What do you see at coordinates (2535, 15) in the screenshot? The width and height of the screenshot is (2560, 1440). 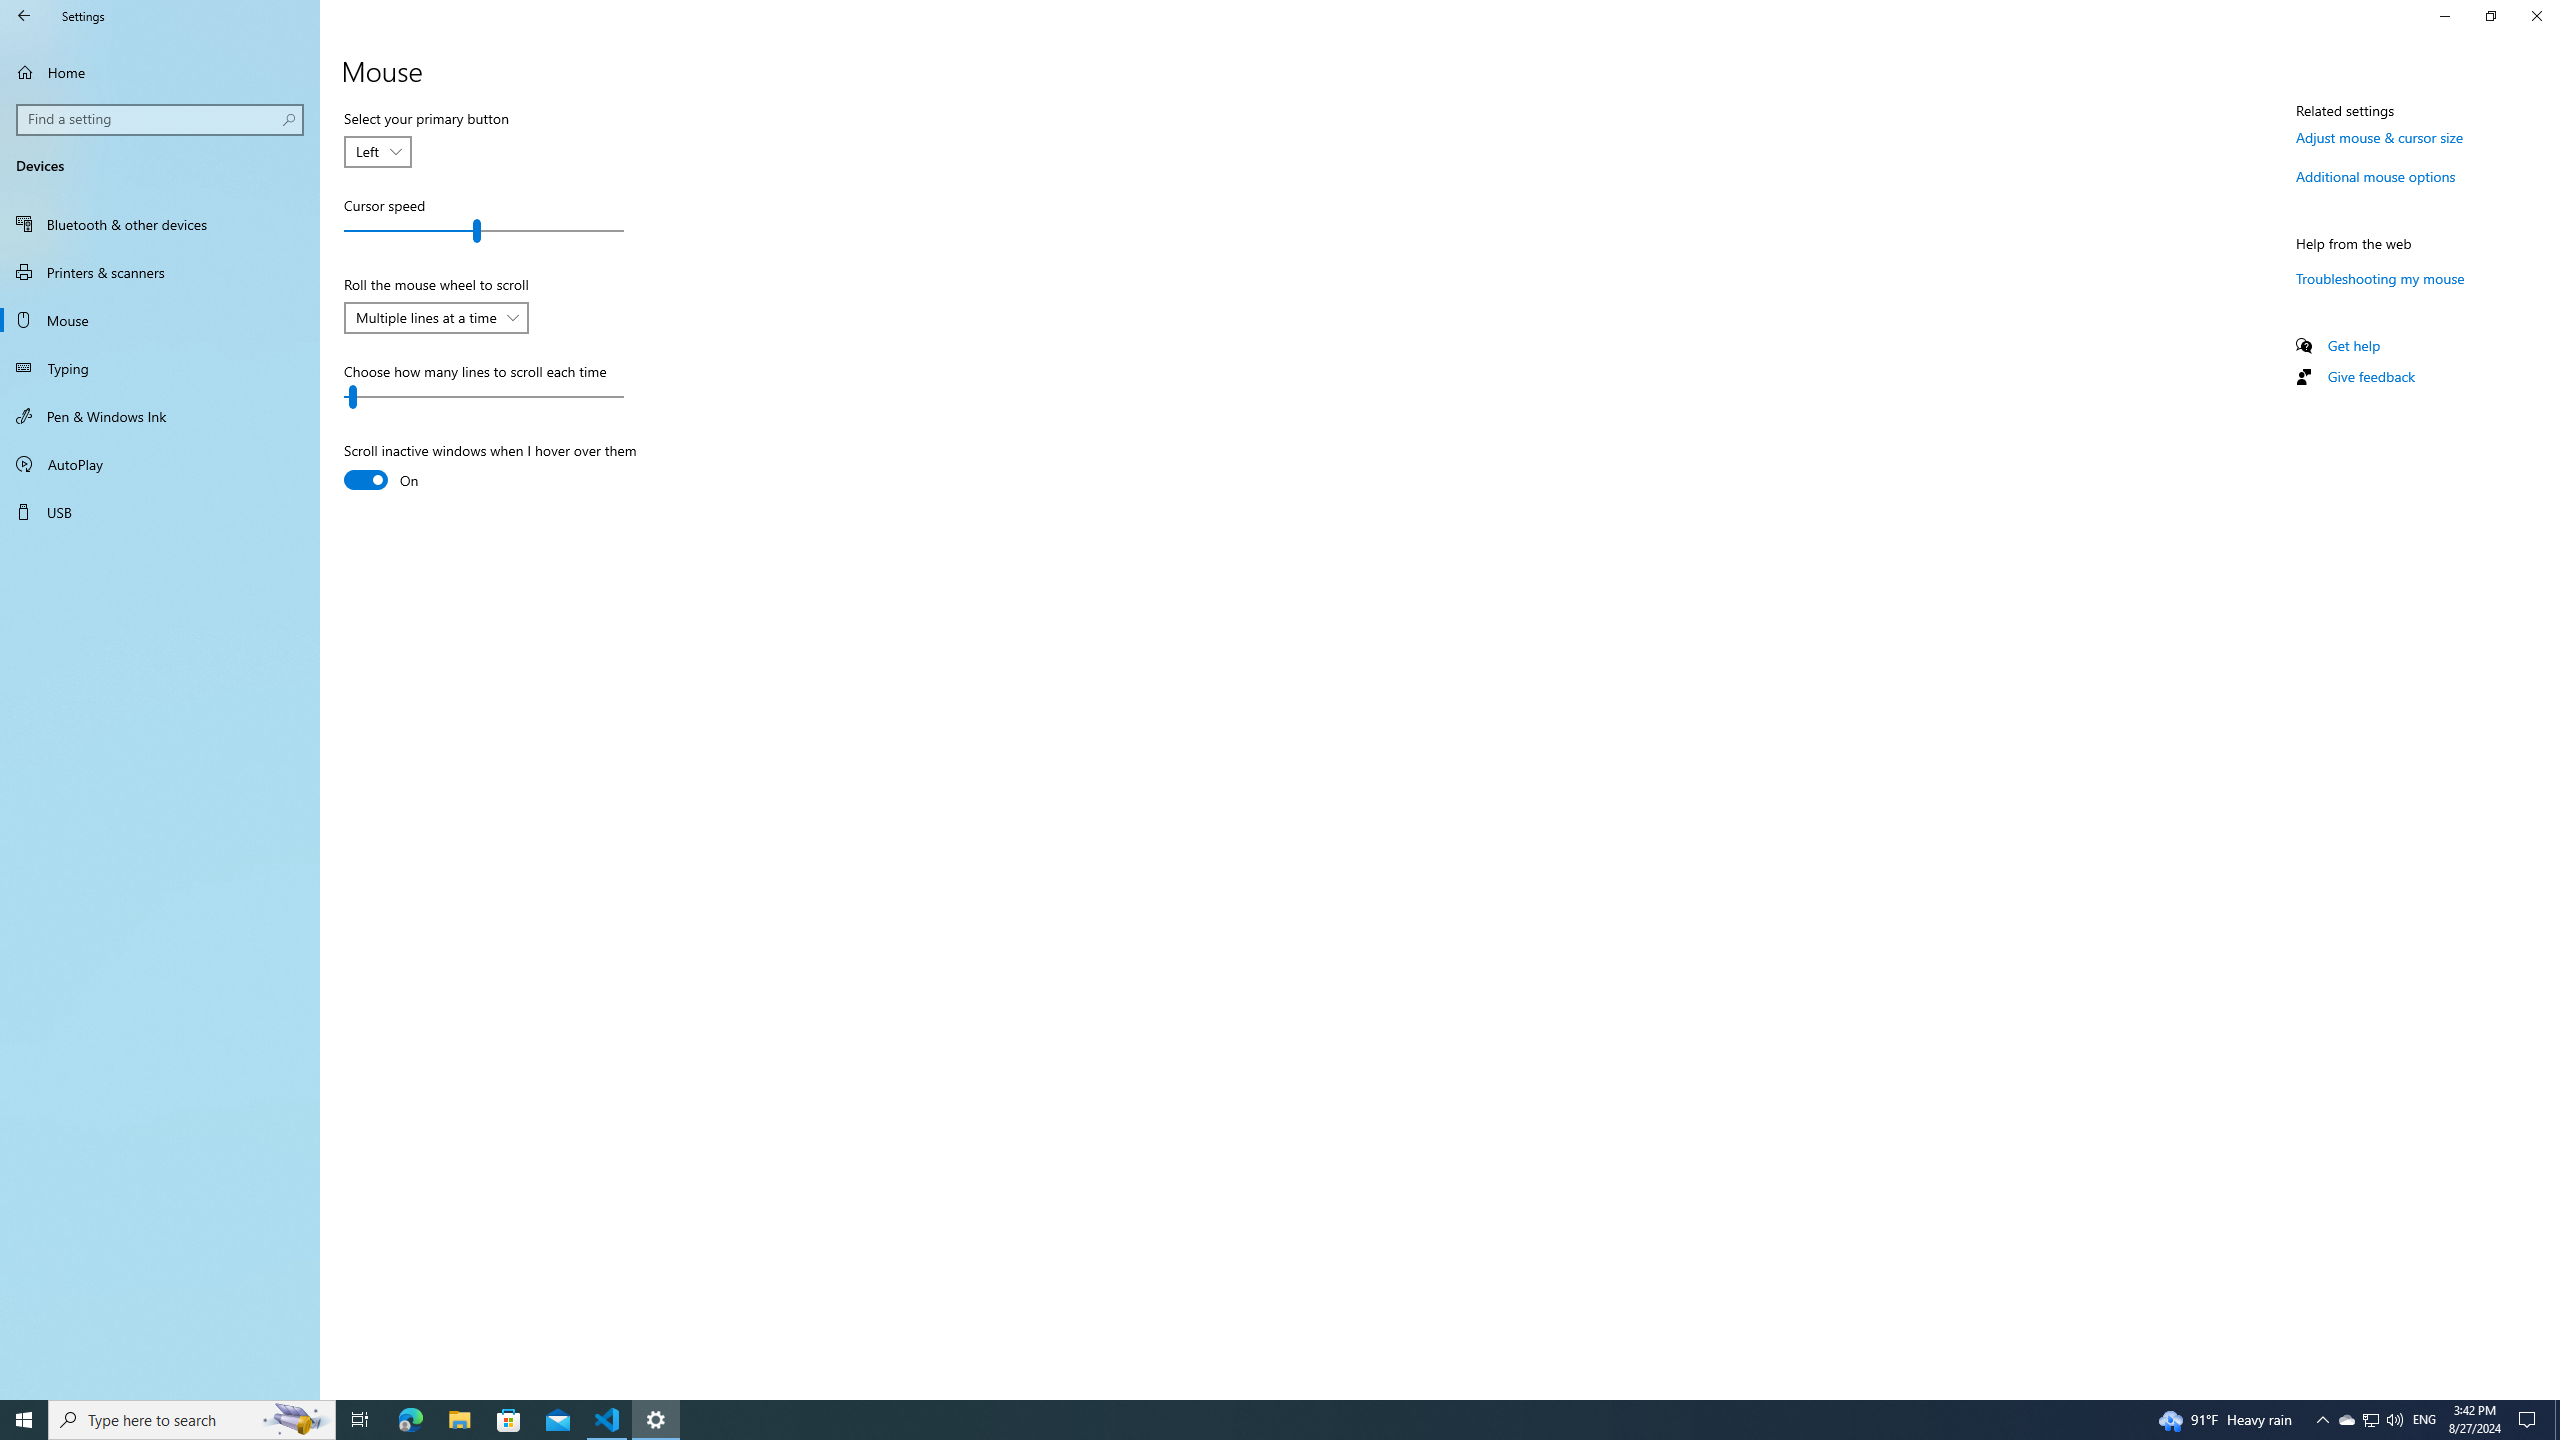 I see `'Close Settings'` at bounding box center [2535, 15].